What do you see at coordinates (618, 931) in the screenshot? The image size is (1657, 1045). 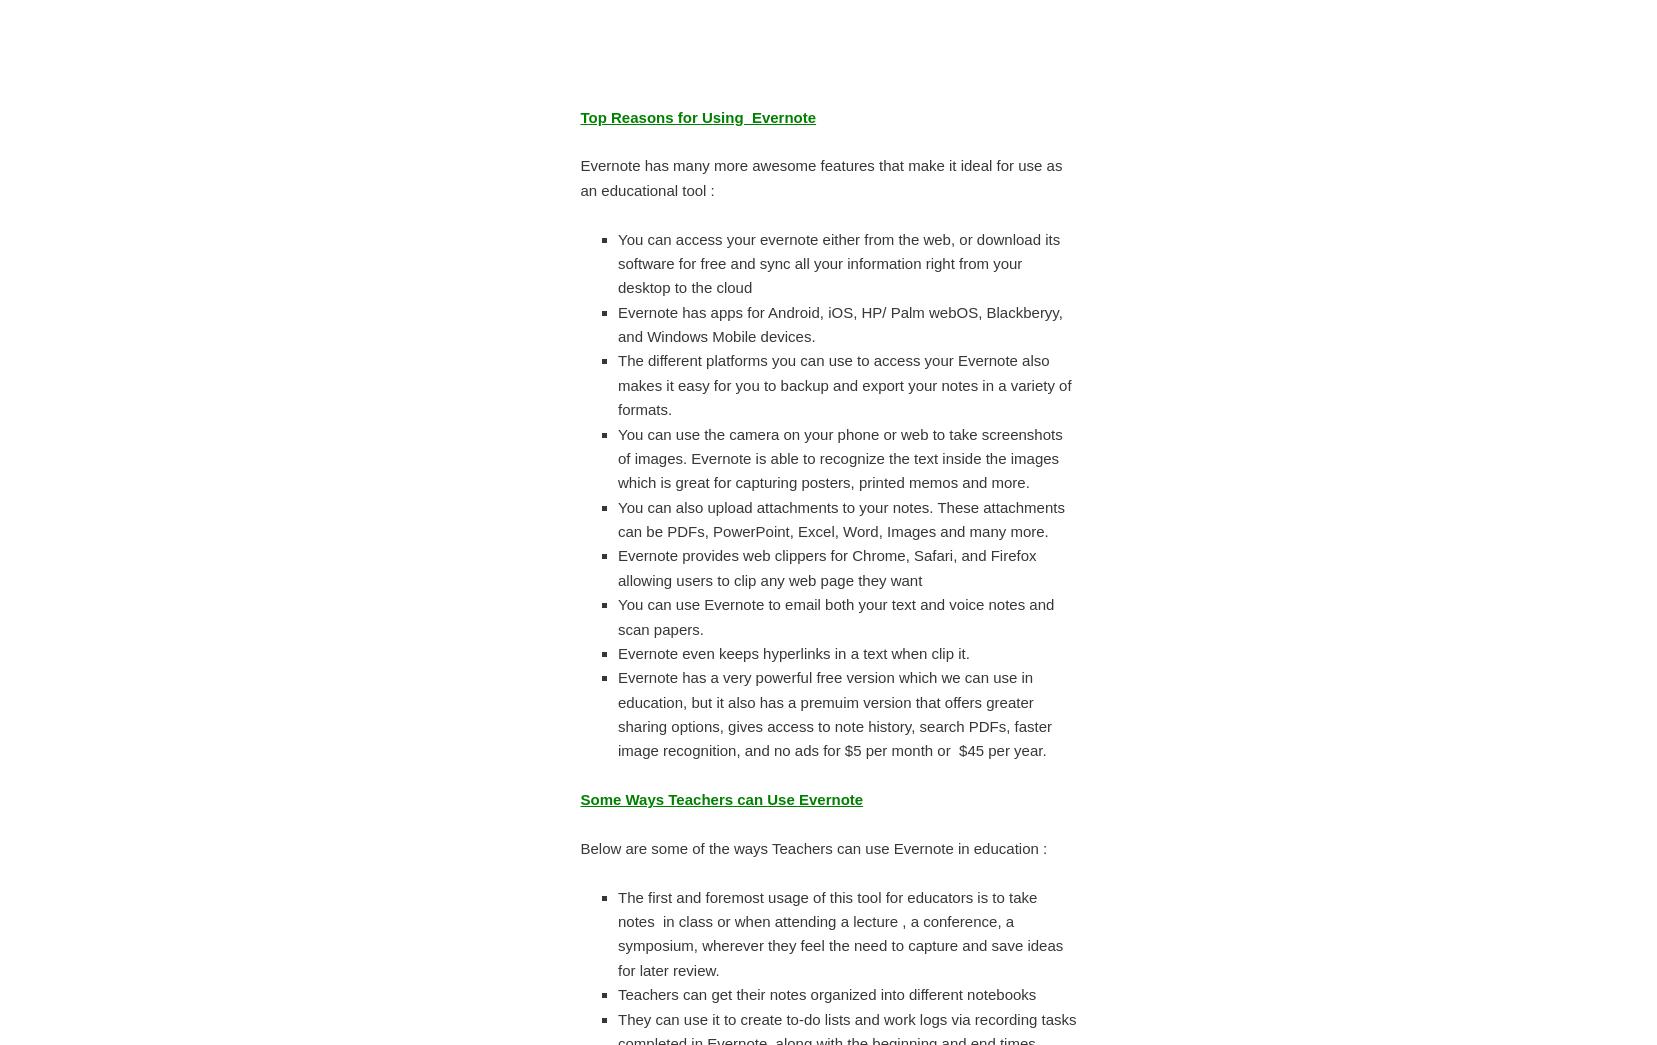 I see `'The first and foremost usage of this tool for educators is to take notes  in class or when attending a lecture , a conference, a symposium, wherever they feel the need to capture and save ideas for later review.'` at bounding box center [618, 931].